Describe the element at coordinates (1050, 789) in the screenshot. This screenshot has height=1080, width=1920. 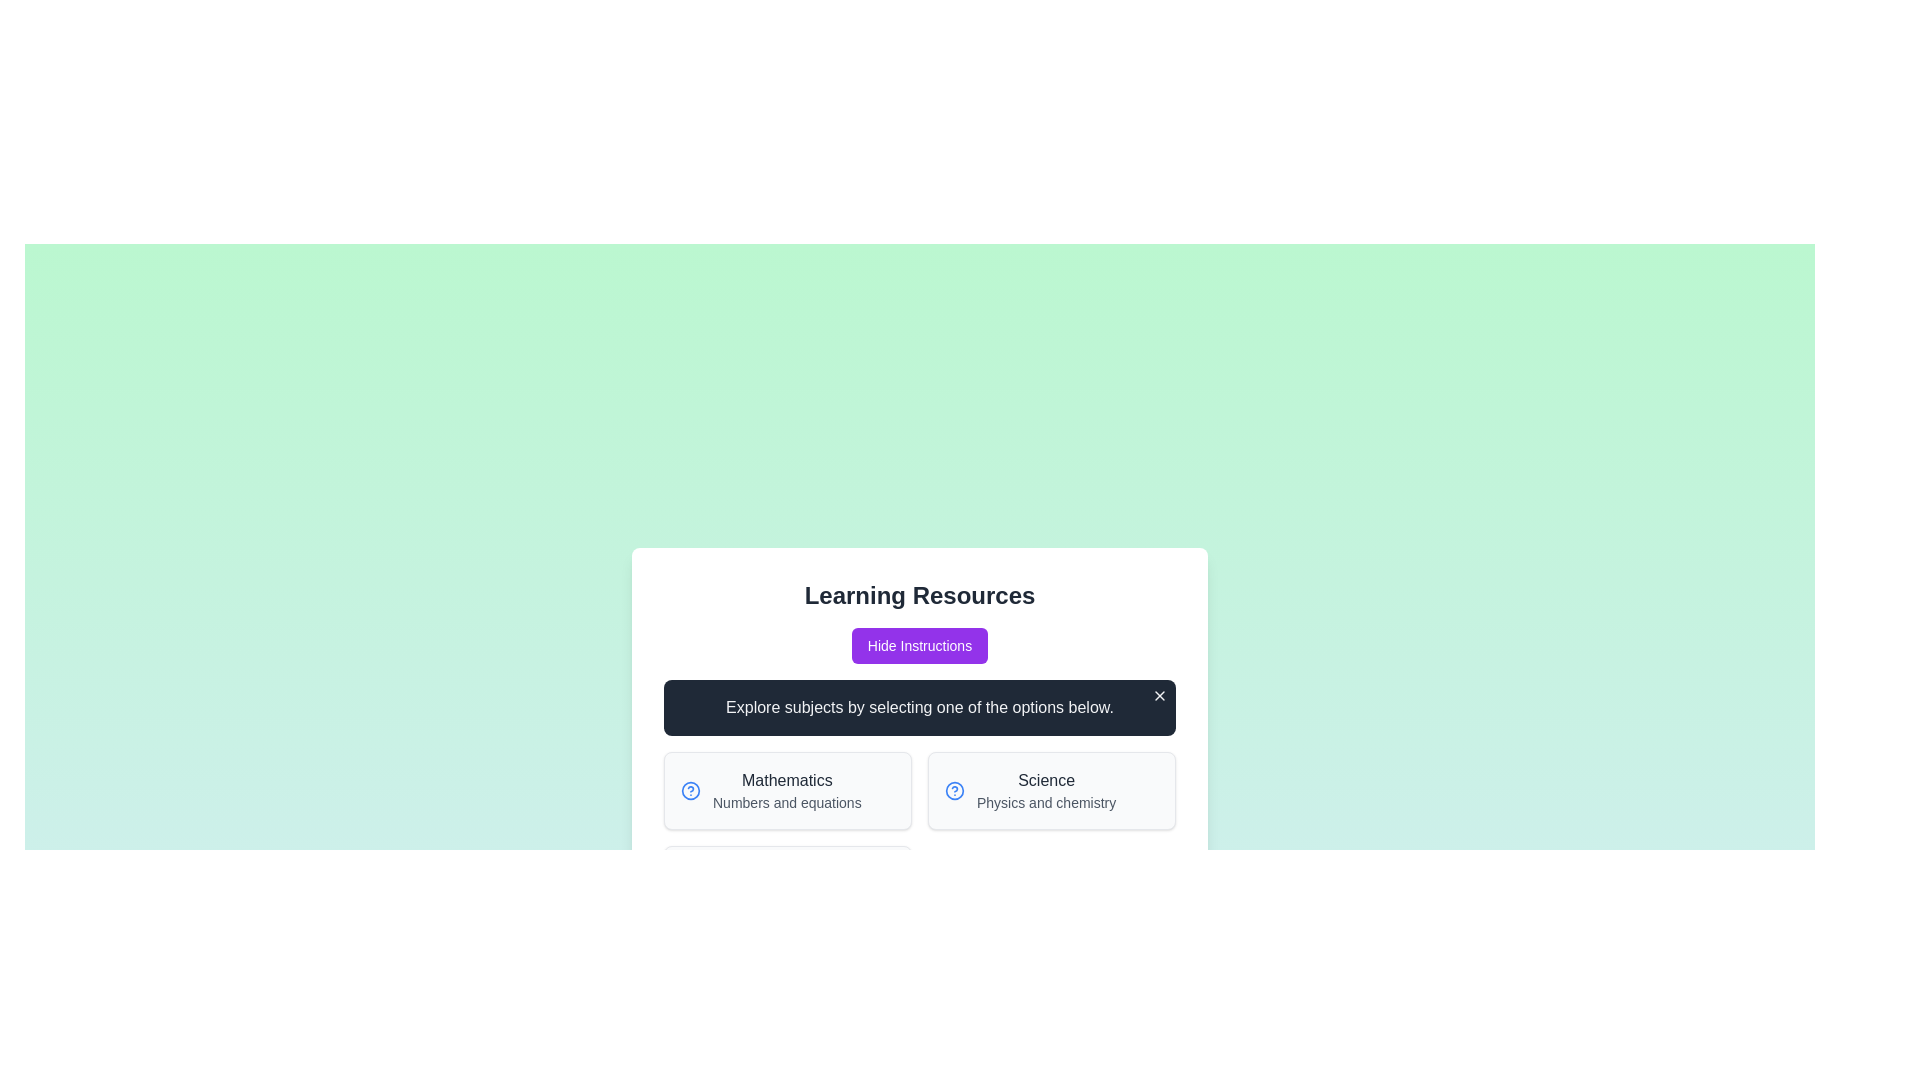
I see `the button labeled 'Science' located in the second column under 'Learning Resources'` at that location.